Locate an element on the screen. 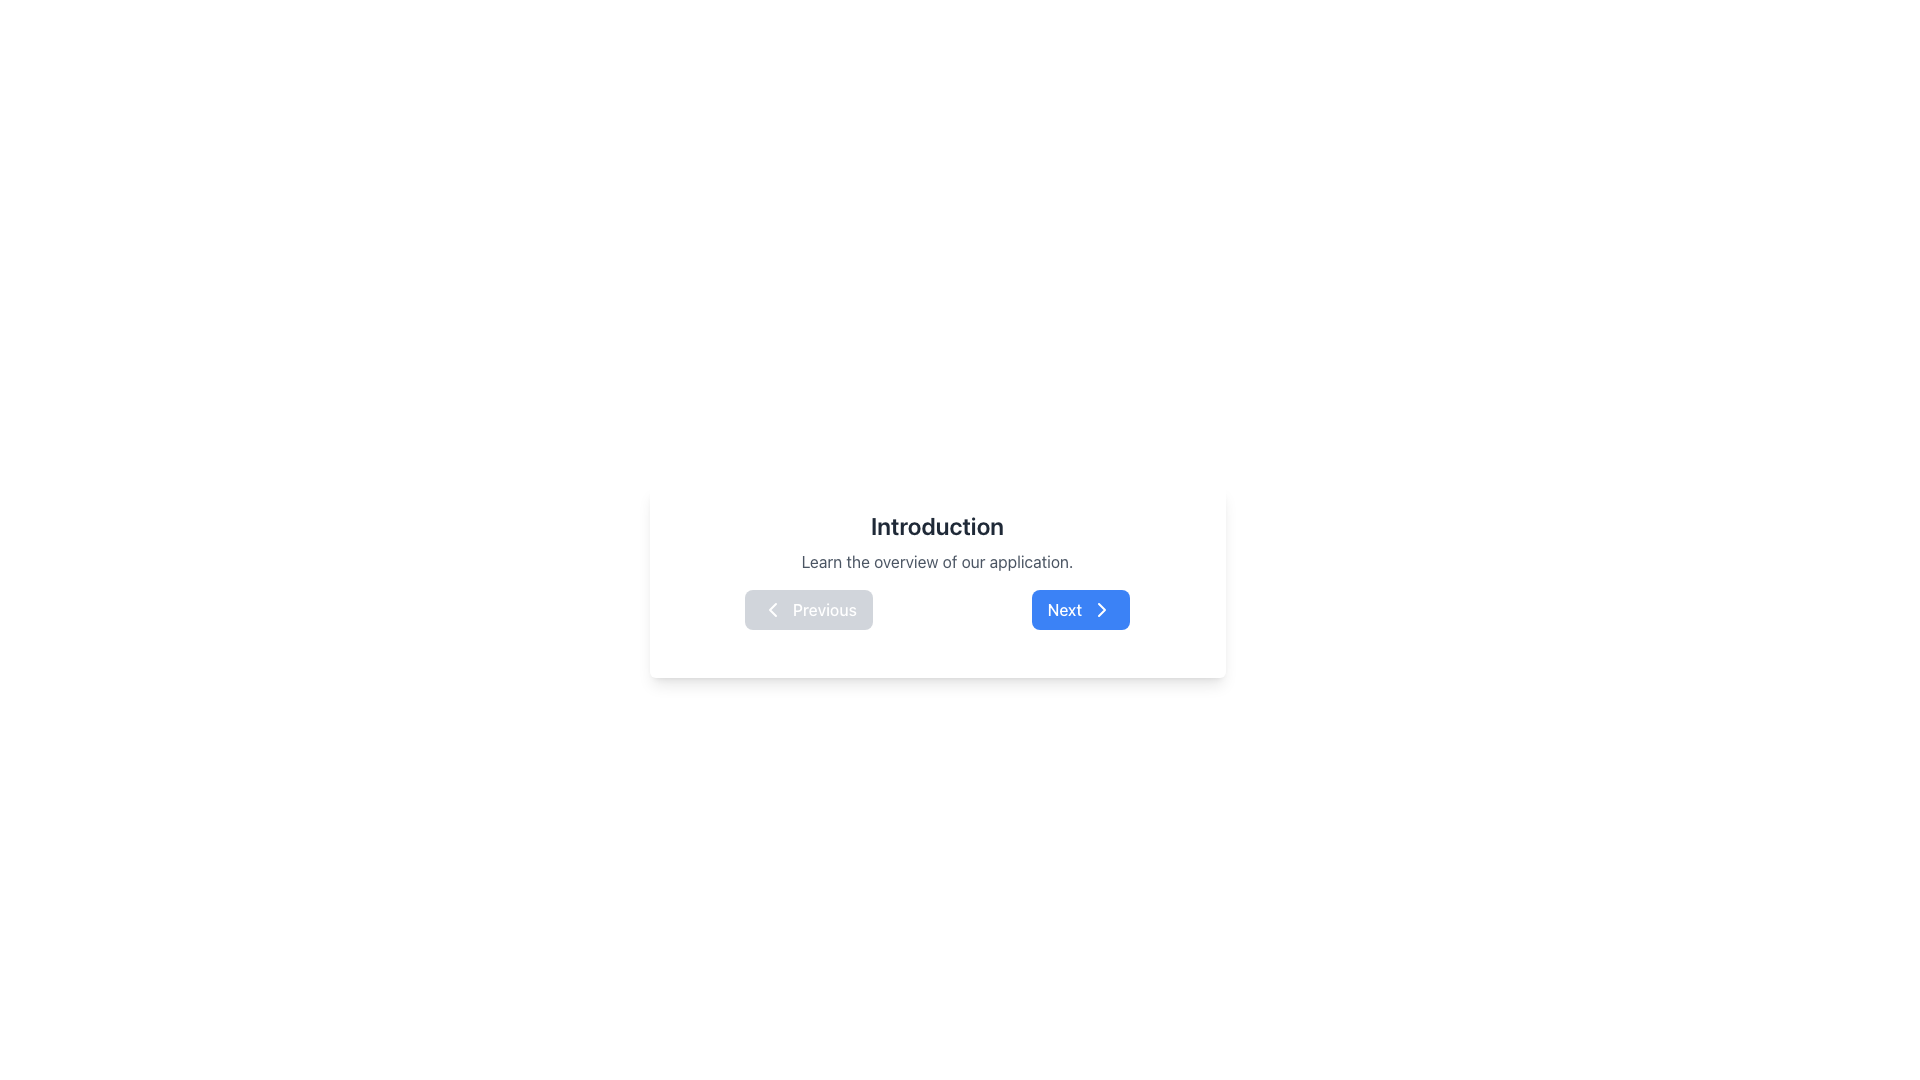 This screenshot has height=1080, width=1920. the button with a blue background and white text stating 'Next' is located at coordinates (1079, 608).